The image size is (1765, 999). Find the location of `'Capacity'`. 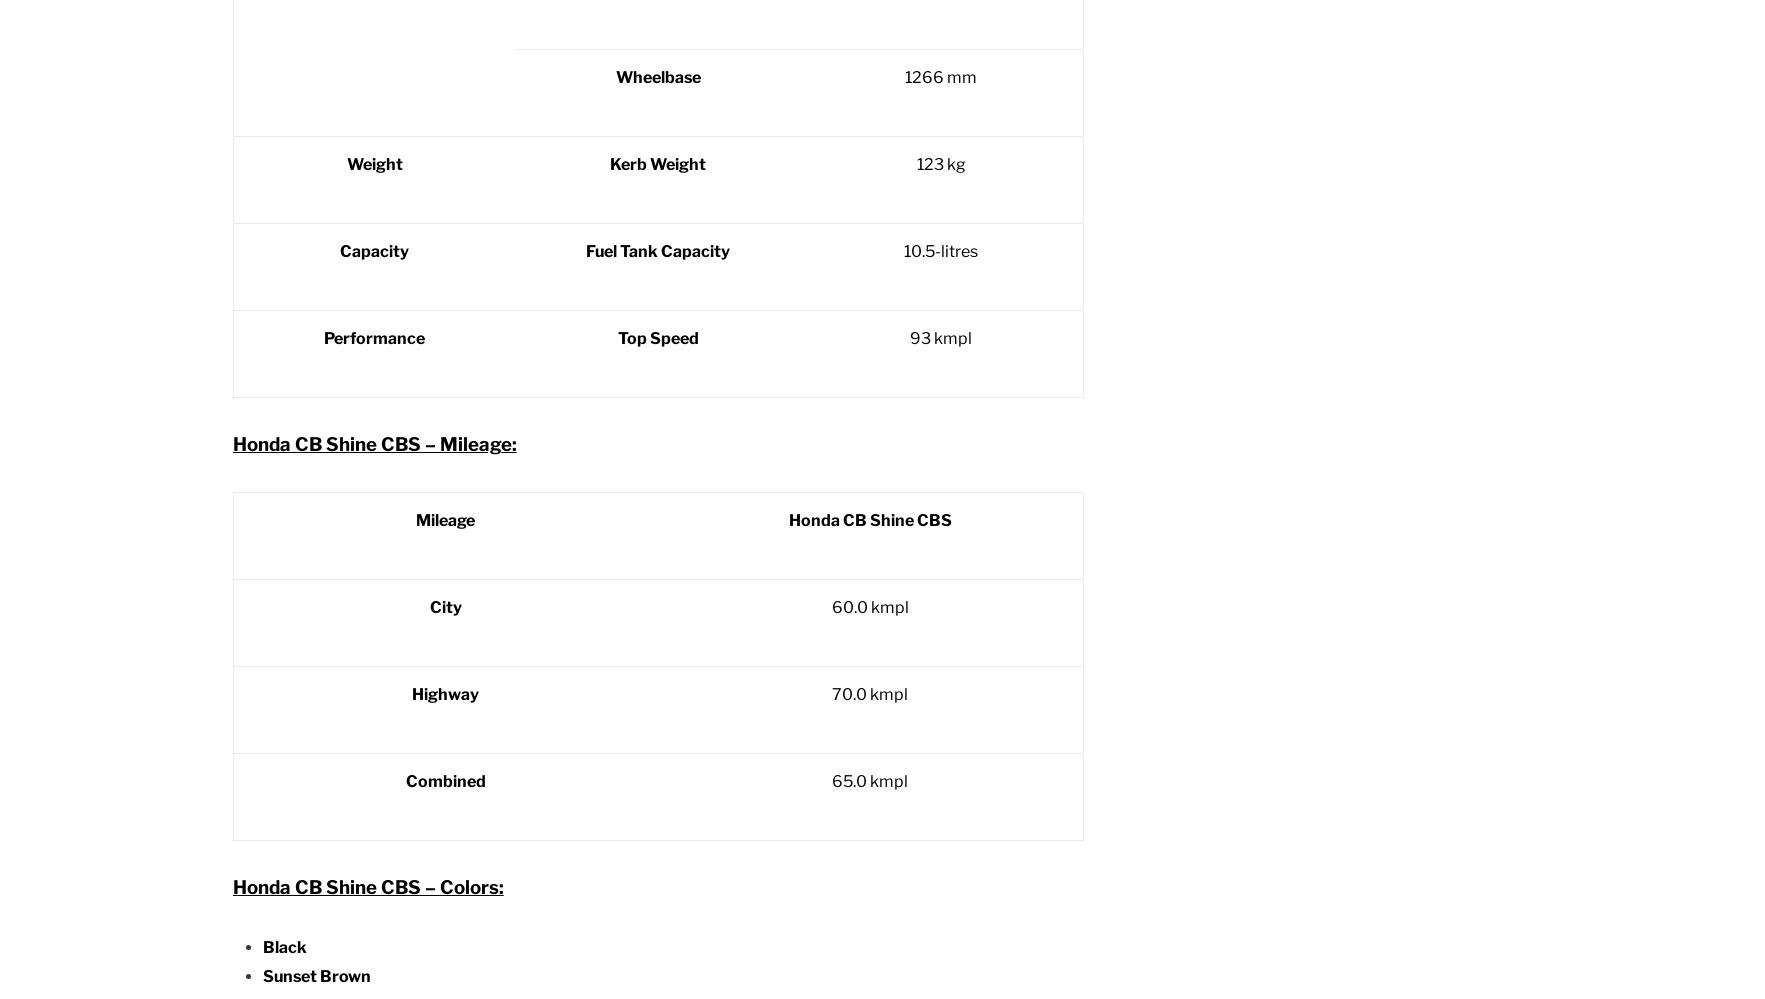

'Capacity' is located at coordinates (373, 251).